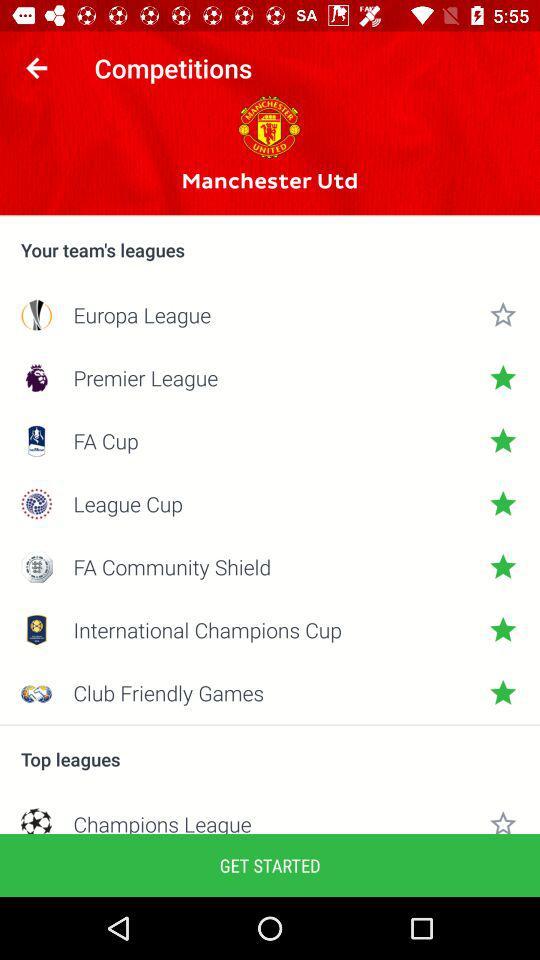 This screenshot has width=540, height=960. What do you see at coordinates (270, 503) in the screenshot?
I see `the item below the fa cup icon` at bounding box center [270, 503].